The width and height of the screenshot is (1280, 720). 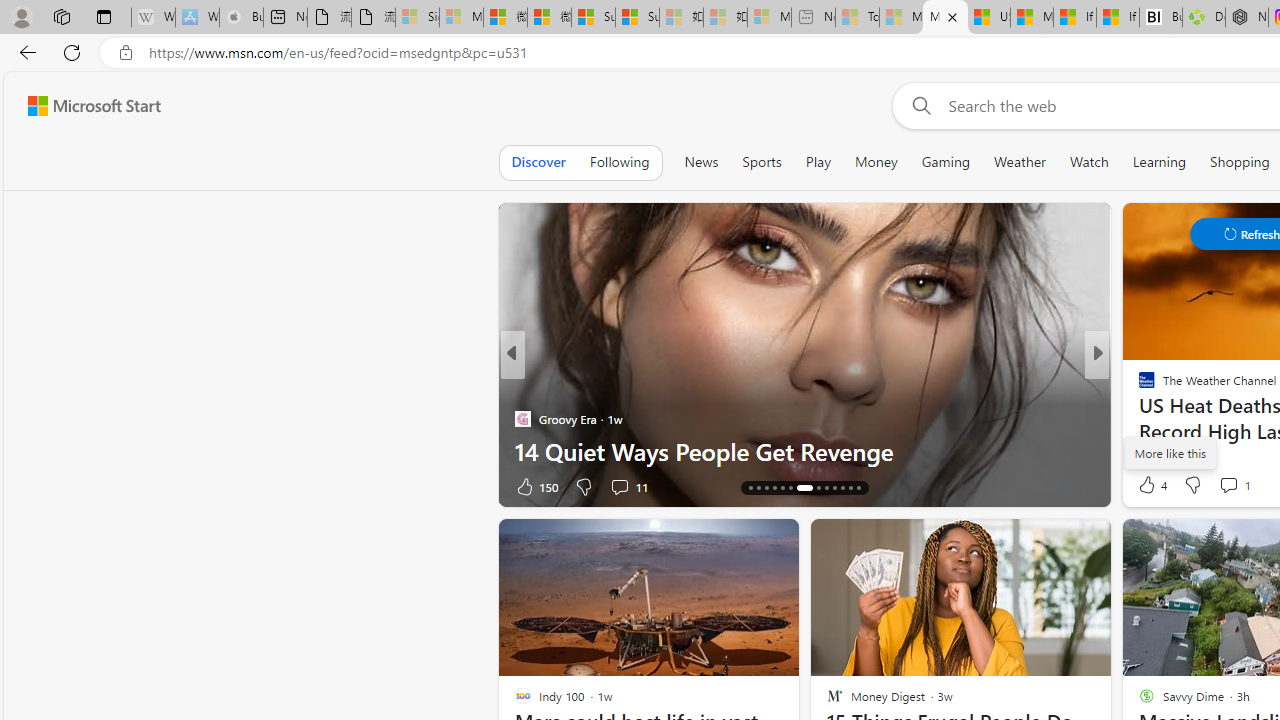 I want to click on 'Nordace - Nordace Edin Collection', so click(x=1246, y=17).